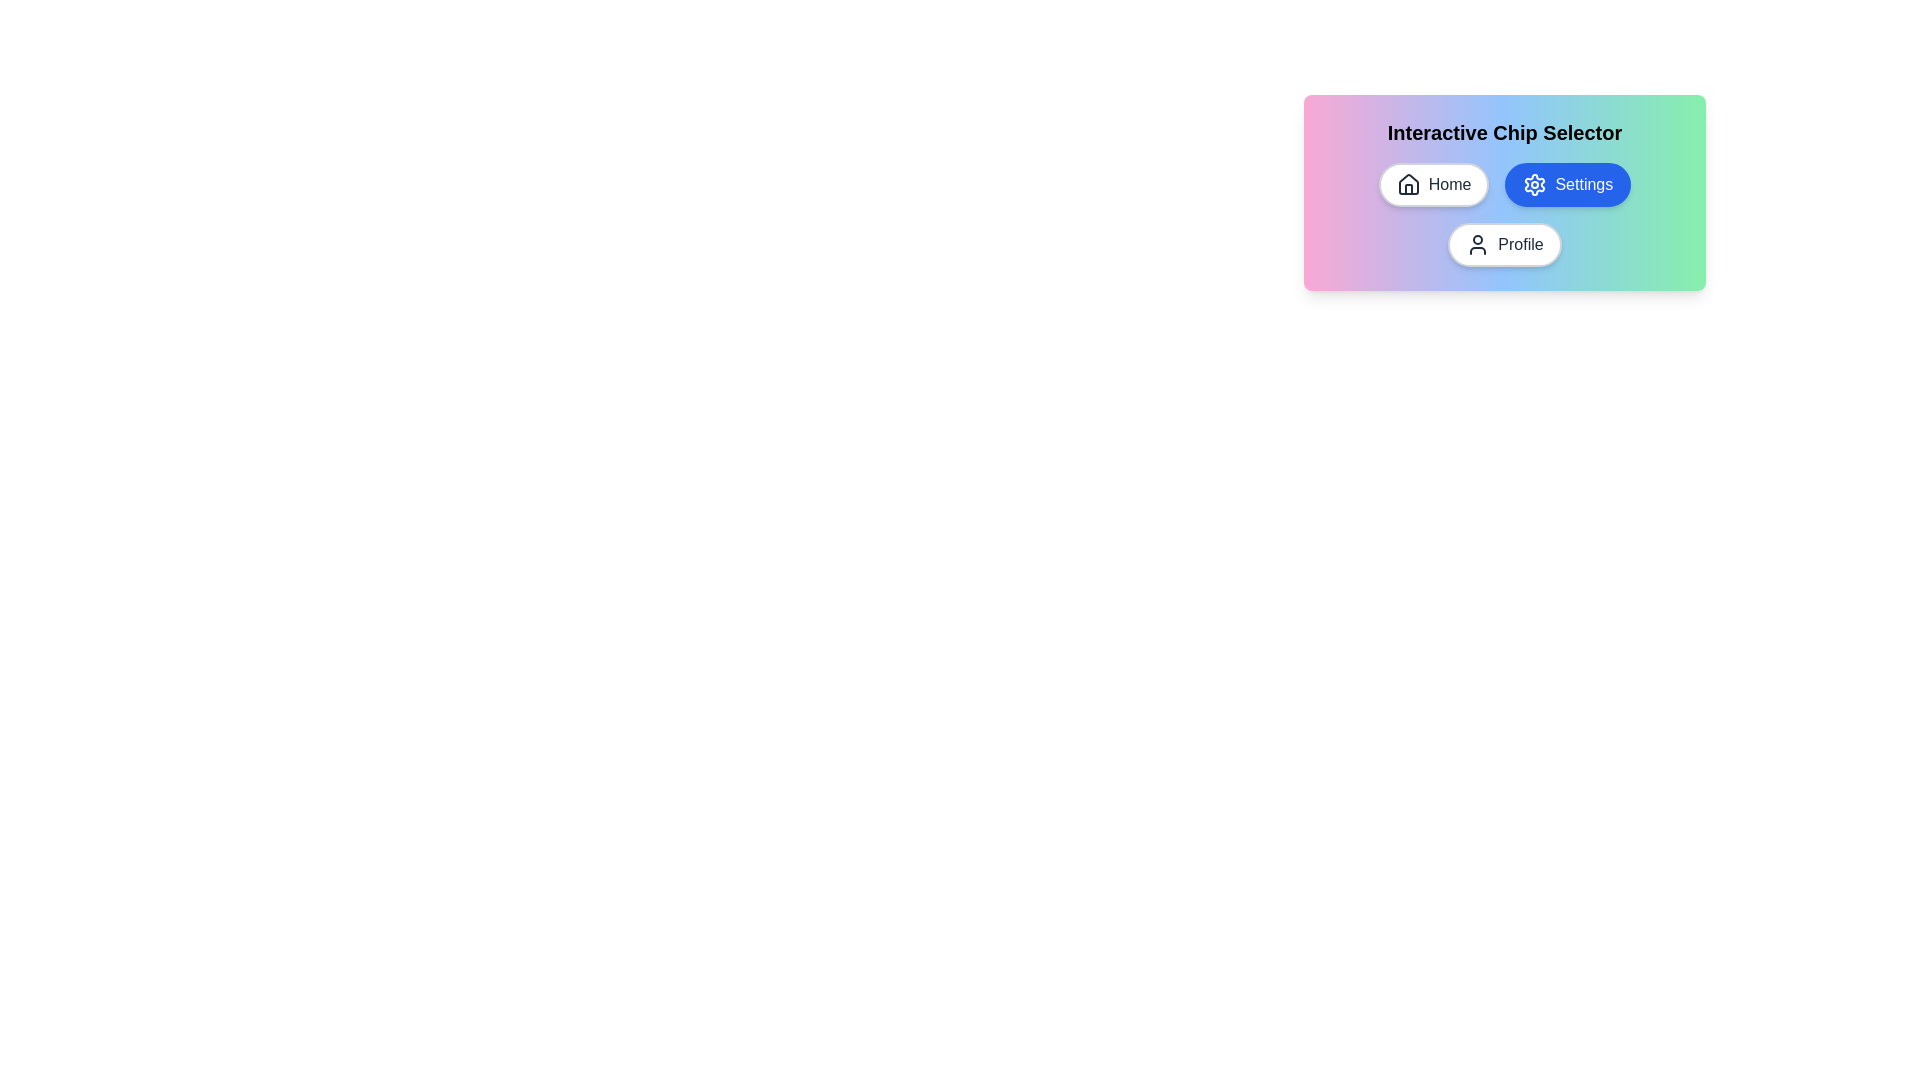 The width and height of the screenshot is (1920, 1080). Describe the element at coordinates (1505, 244) in the screenshot. I see `the chip labeled Profile` at that location.